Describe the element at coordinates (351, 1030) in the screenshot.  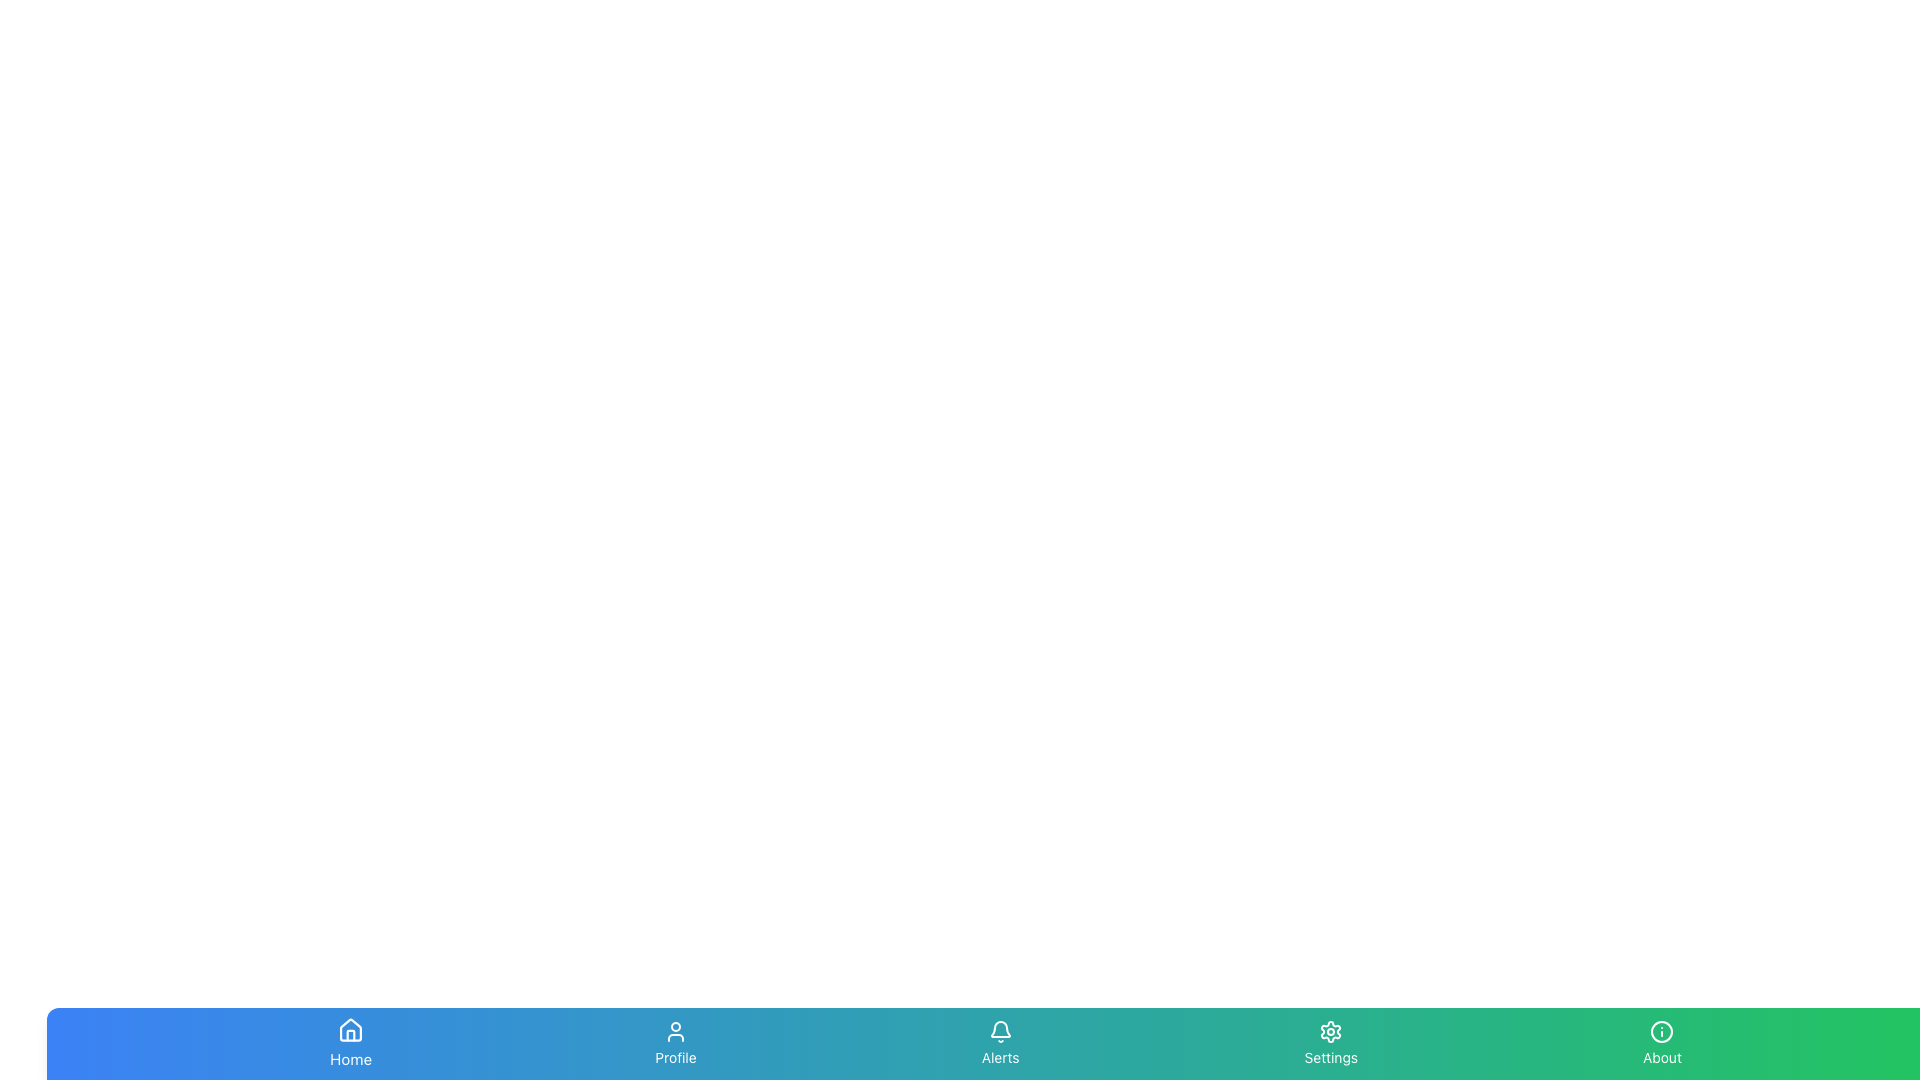
I see `the house icon in the bottom navigation bar that redirects` at that location.